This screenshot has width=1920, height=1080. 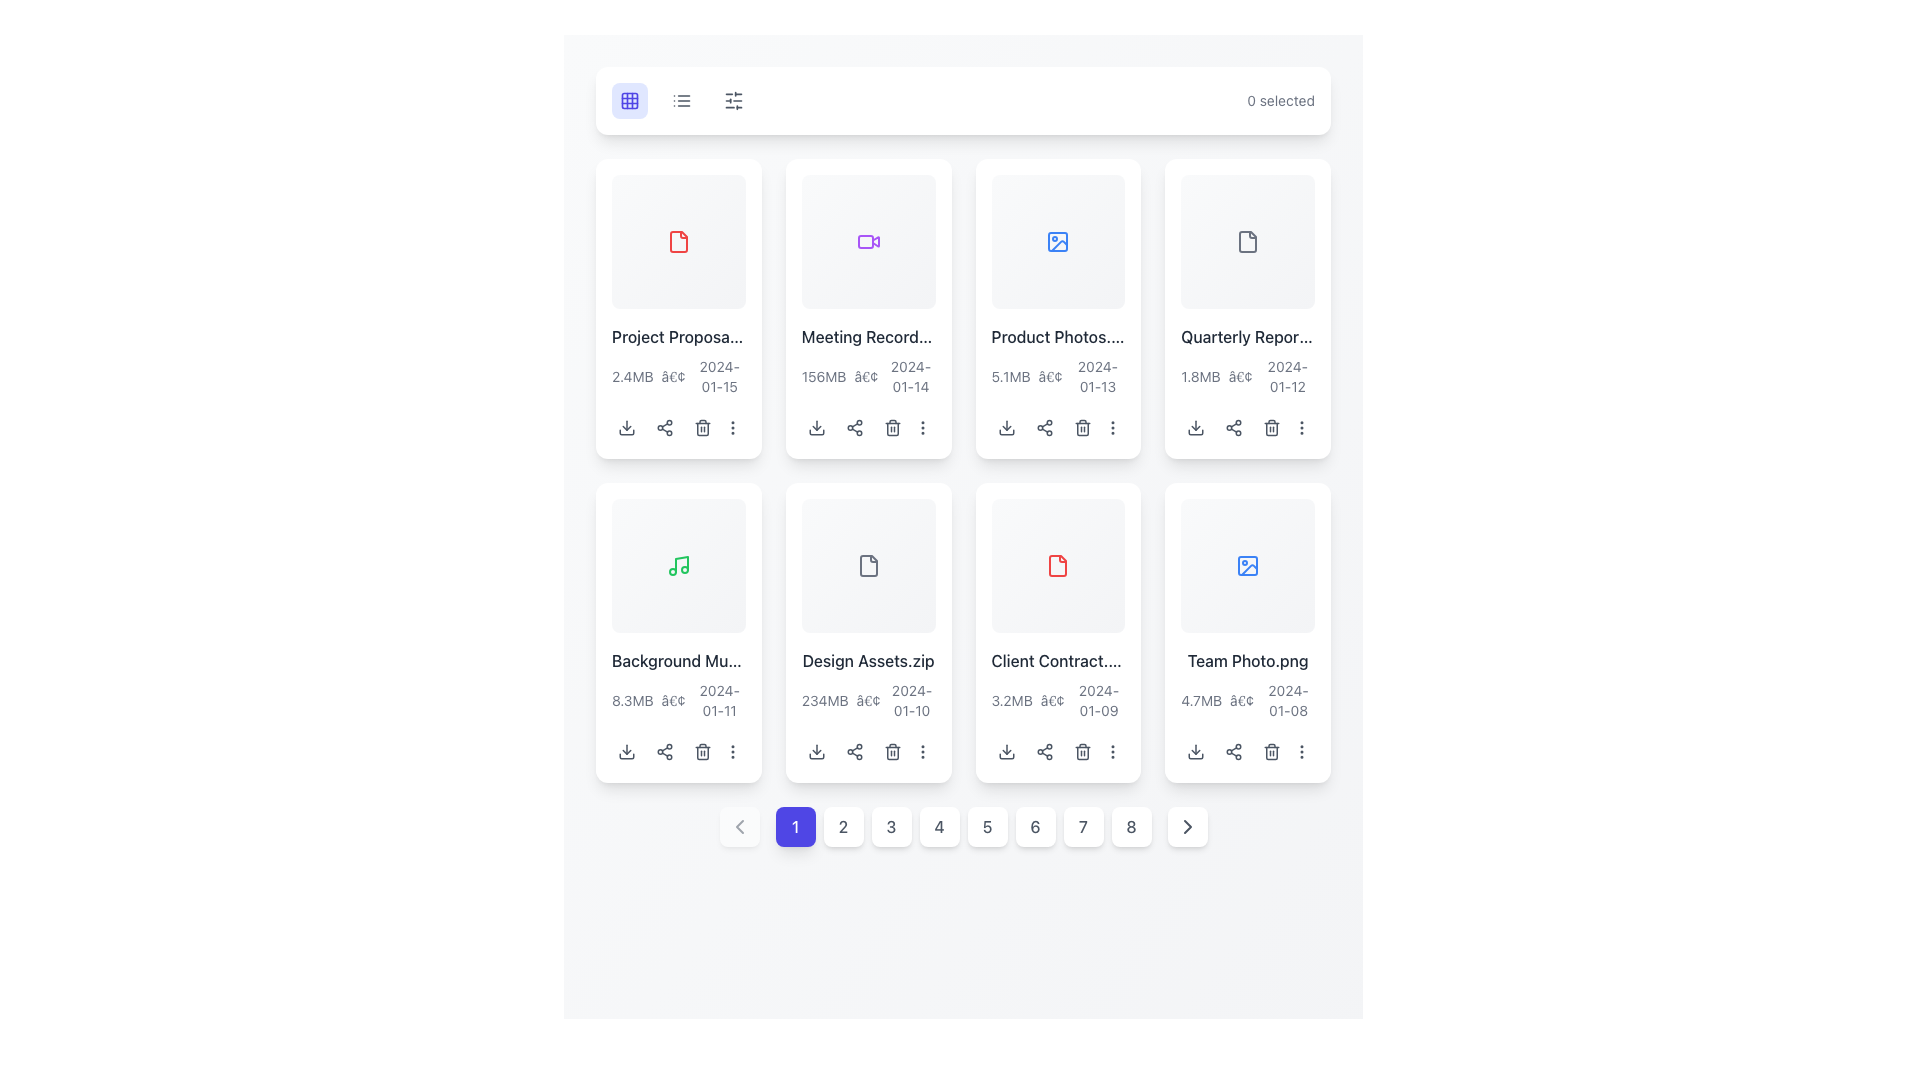 I want to click on the share icon represented by three interconnected circles located in the bottom section of the 'Background Music.mp3' card, to the right of the download icon and aligned to the left of the delete and options icons, to initiate sharing, so click(x=665, y=751).